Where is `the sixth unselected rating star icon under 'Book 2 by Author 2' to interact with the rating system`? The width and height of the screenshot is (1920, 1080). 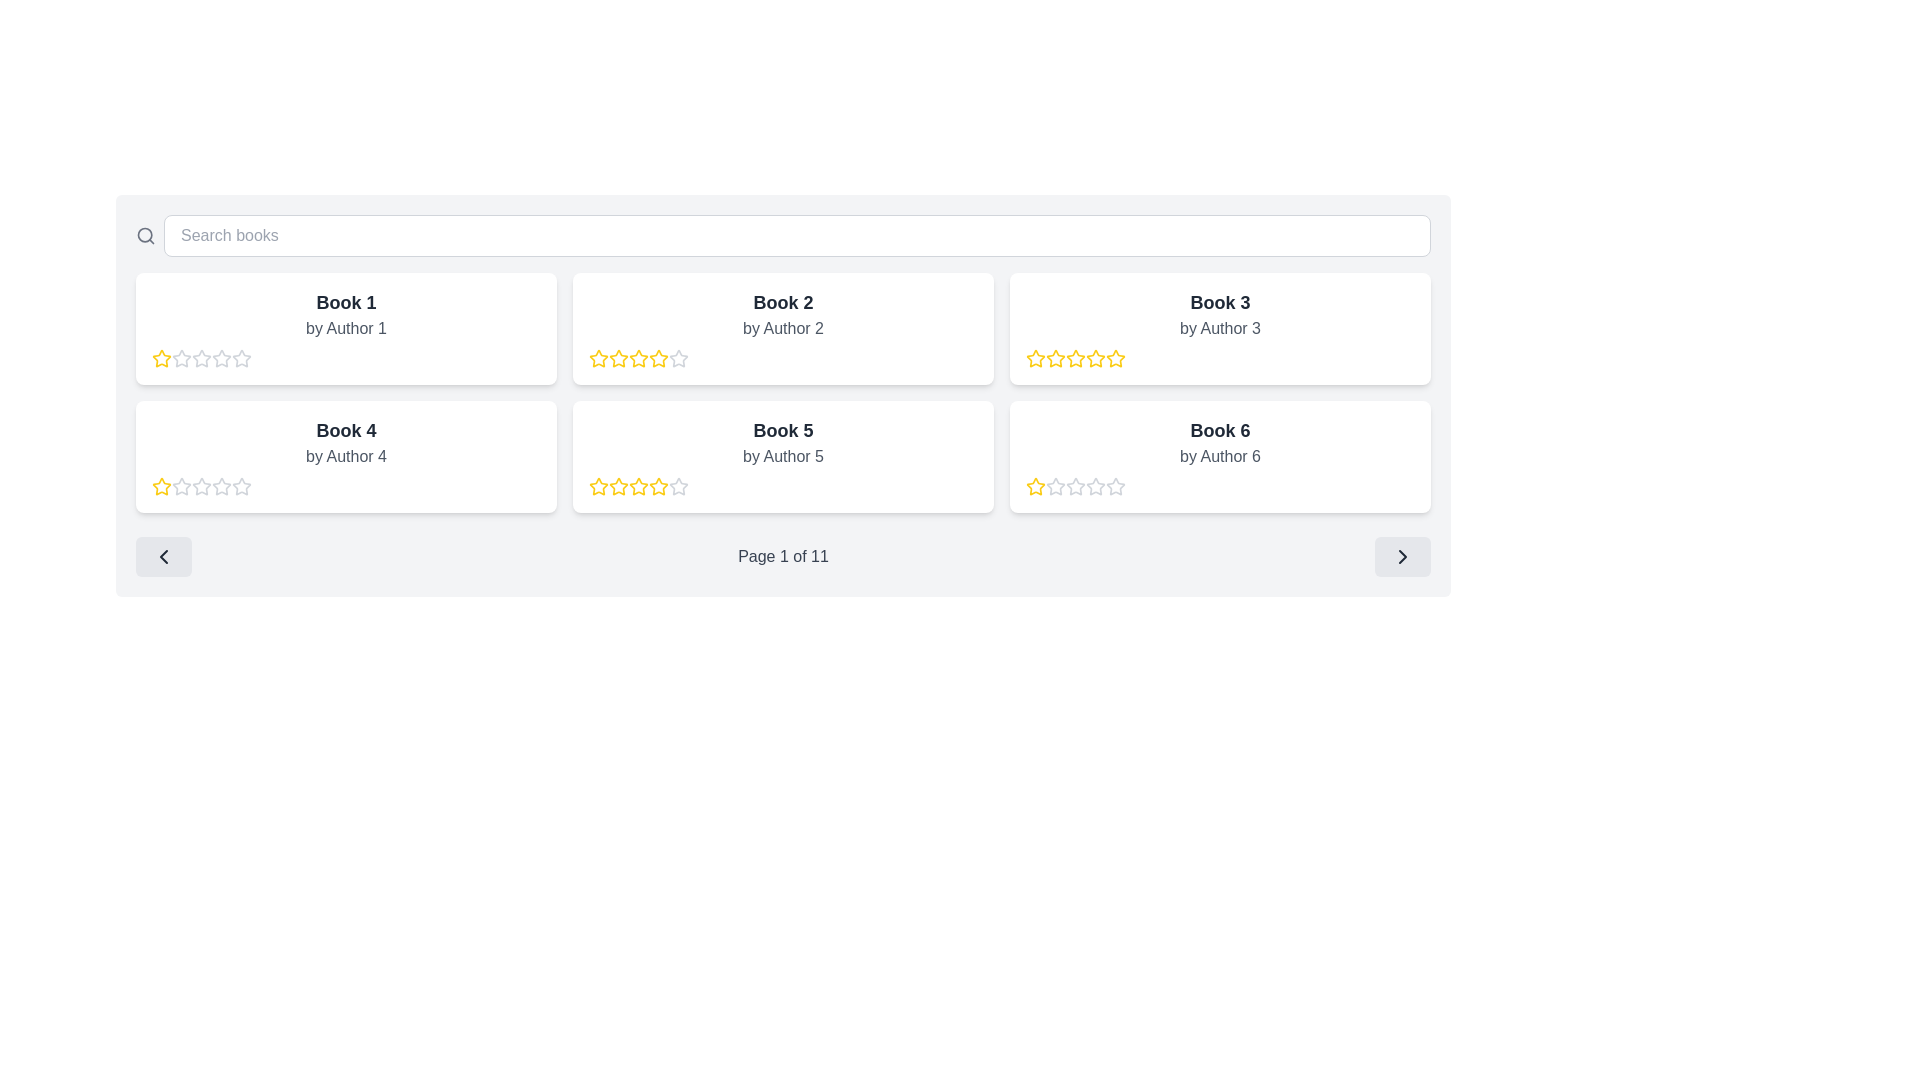
the sixth unselected rating star icon under 'Book 2 by Author 2' to interact with the rating system is located at coordinates (678, 357).